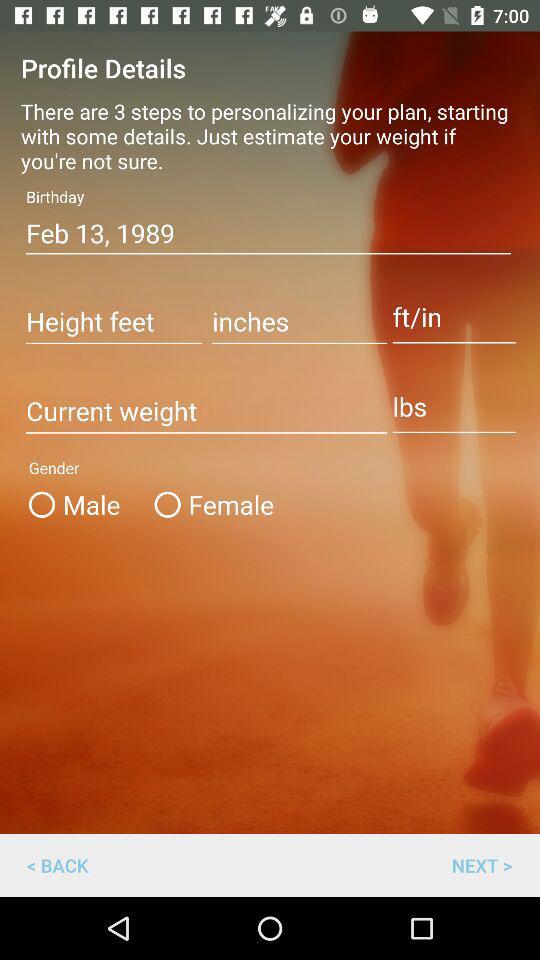  Describe the element at coordinates (298, 323) in the screenshot. I see `insert inches` at that location.